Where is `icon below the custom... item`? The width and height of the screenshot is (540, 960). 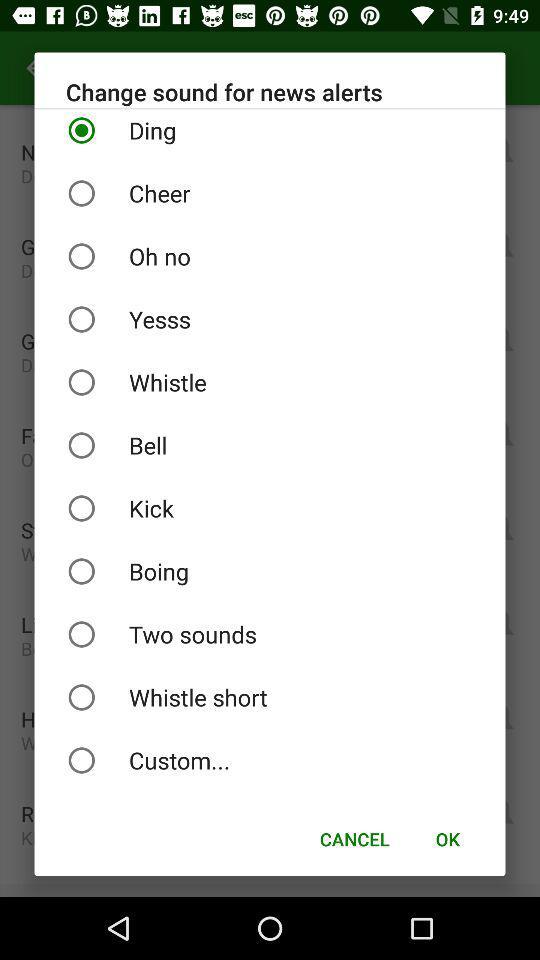
icon below the custom... item is located at coordinates (447, 839).